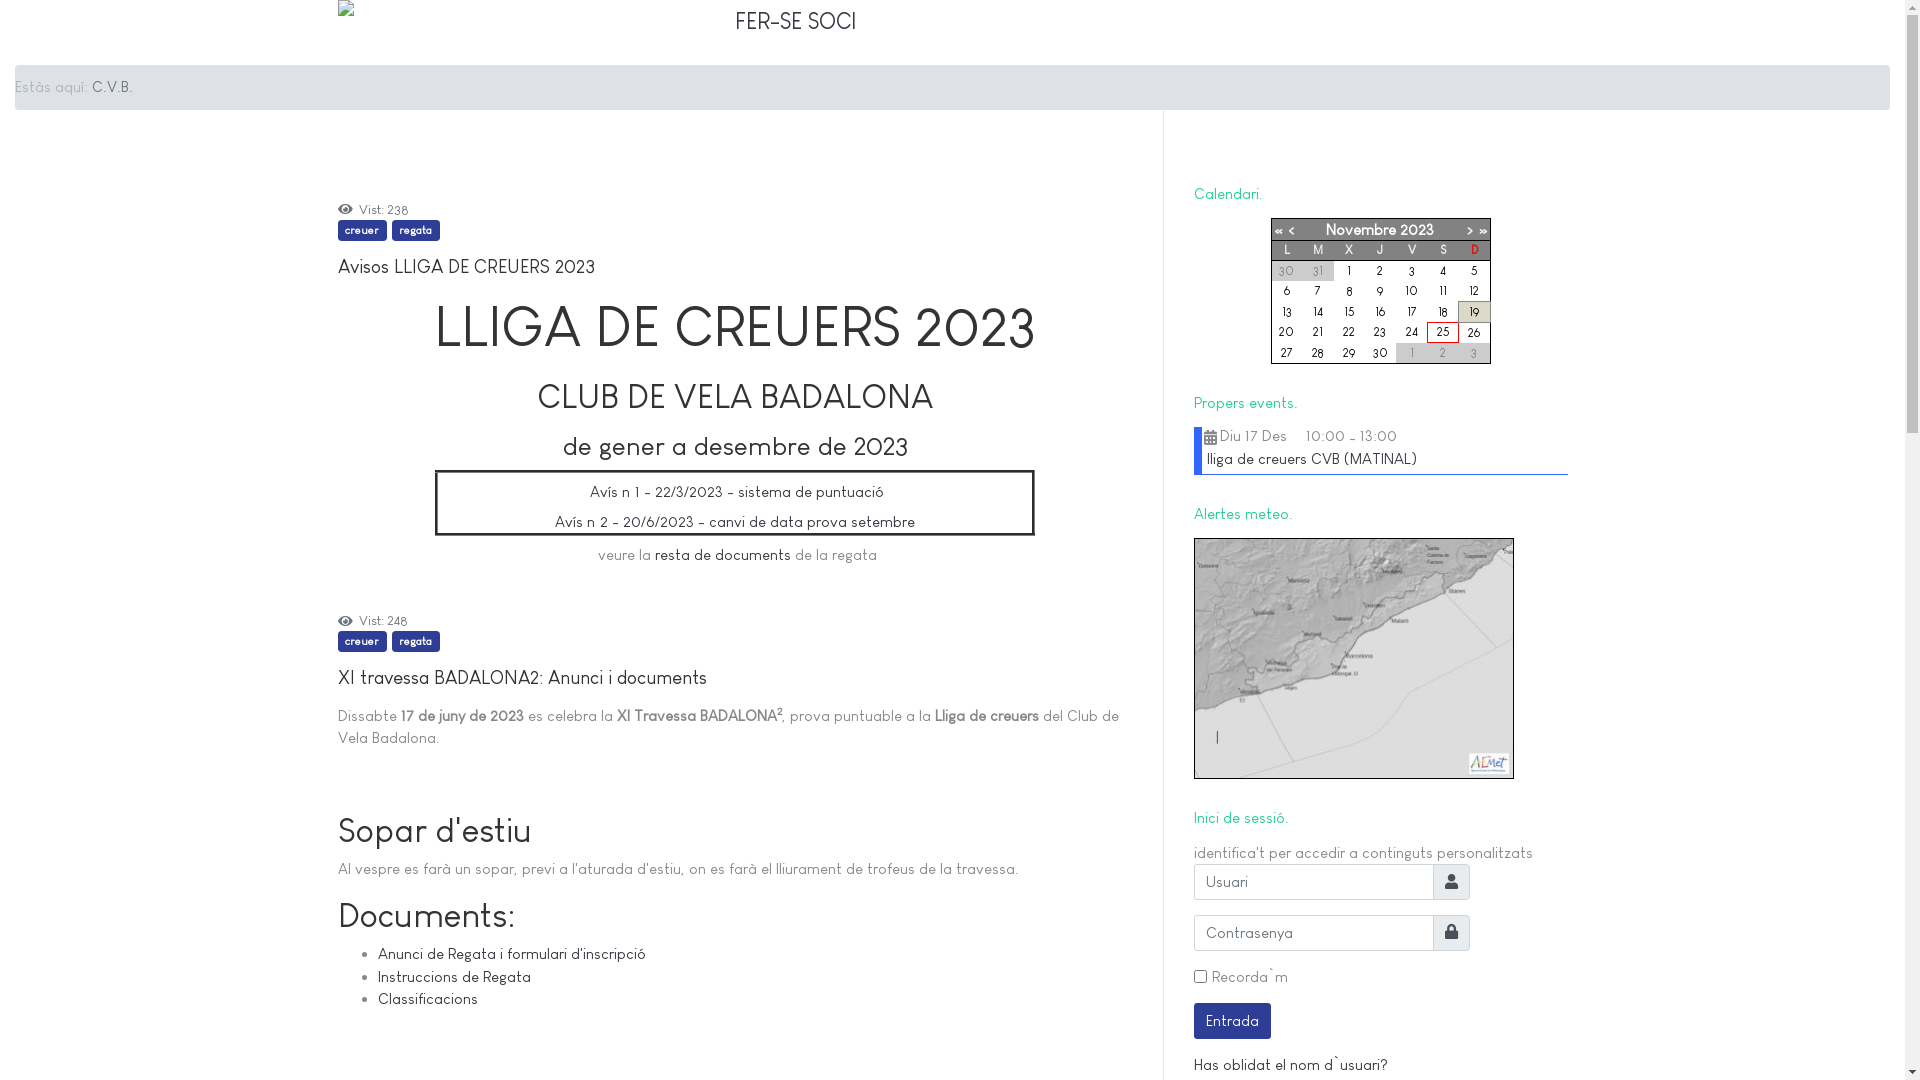 The image size is (1920, 1080). I want to click on '9', so click(1379, 290).